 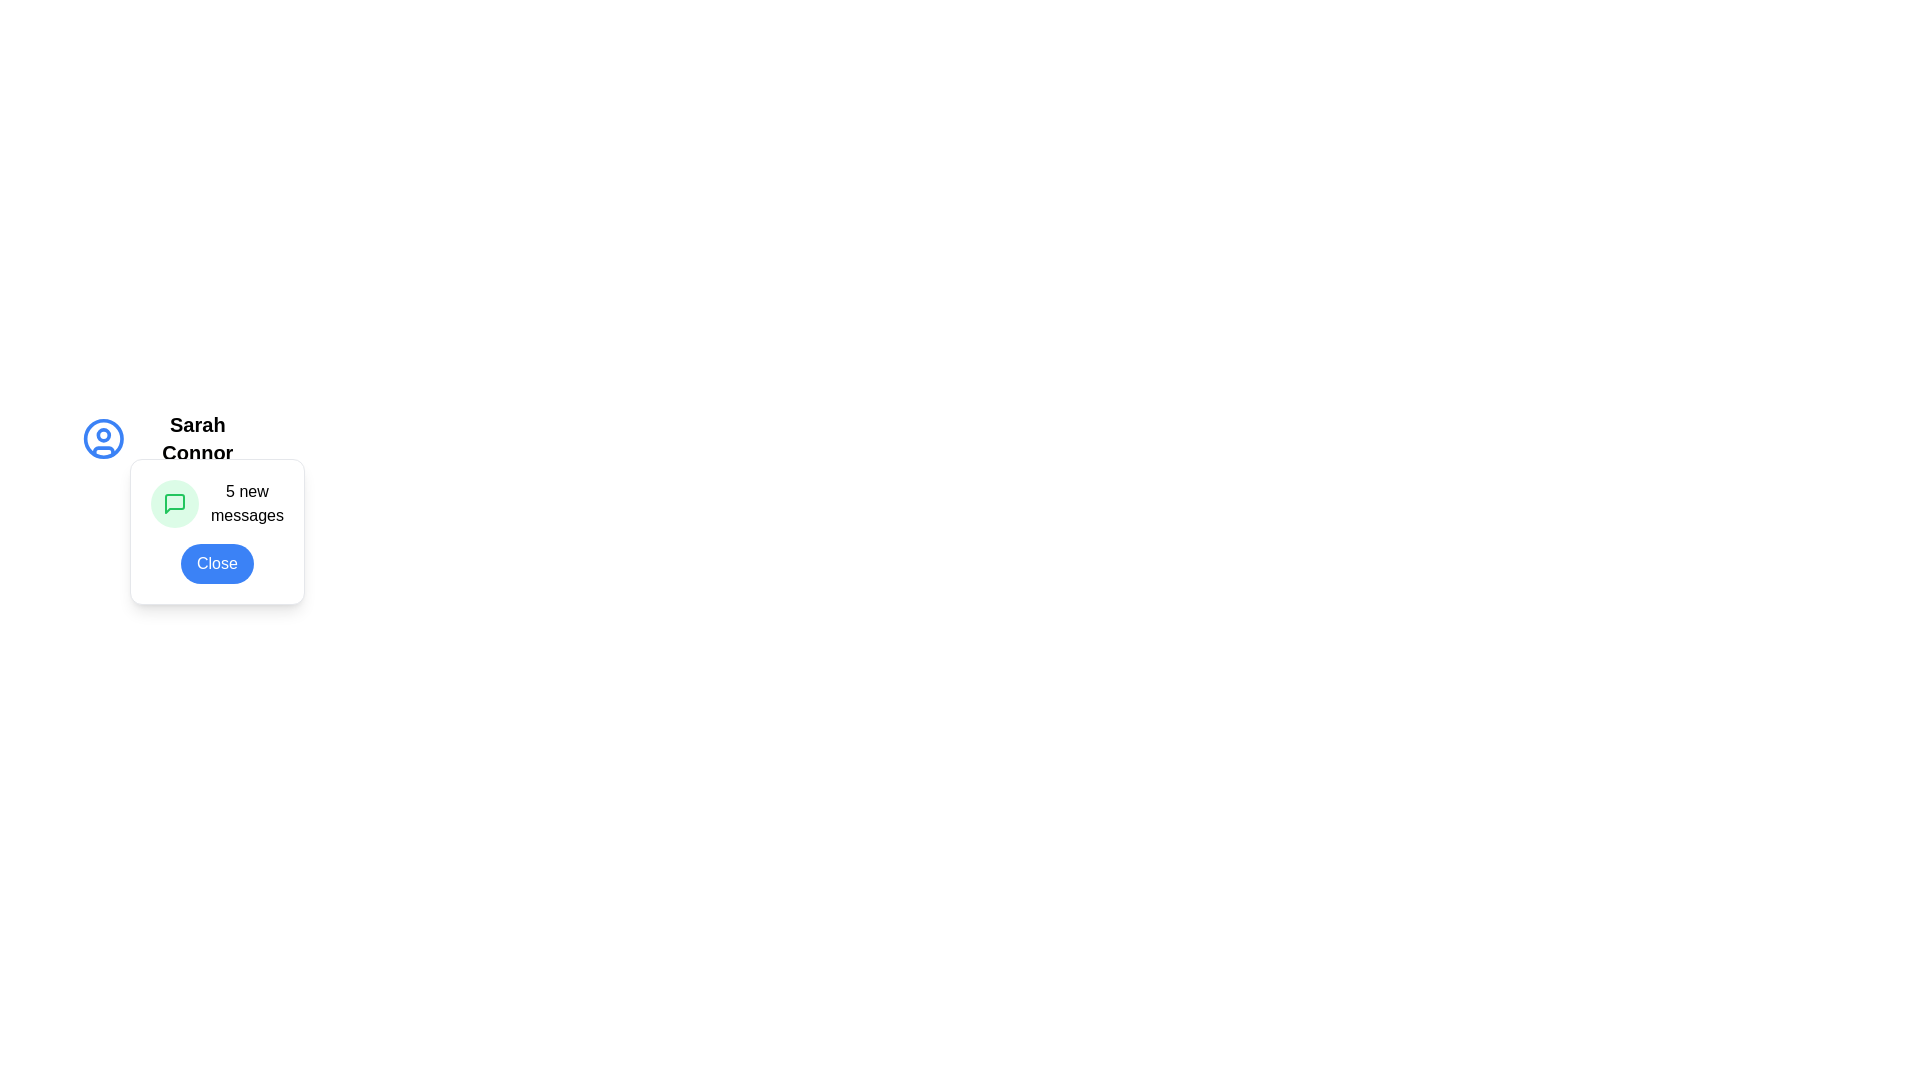 What do you see at coordinates (102, 451) in the screenshot?
I see `the user icon component located beneath two circular elements and adjacent to the label 'Sarah Connor'` at bounding box center [102, 451].